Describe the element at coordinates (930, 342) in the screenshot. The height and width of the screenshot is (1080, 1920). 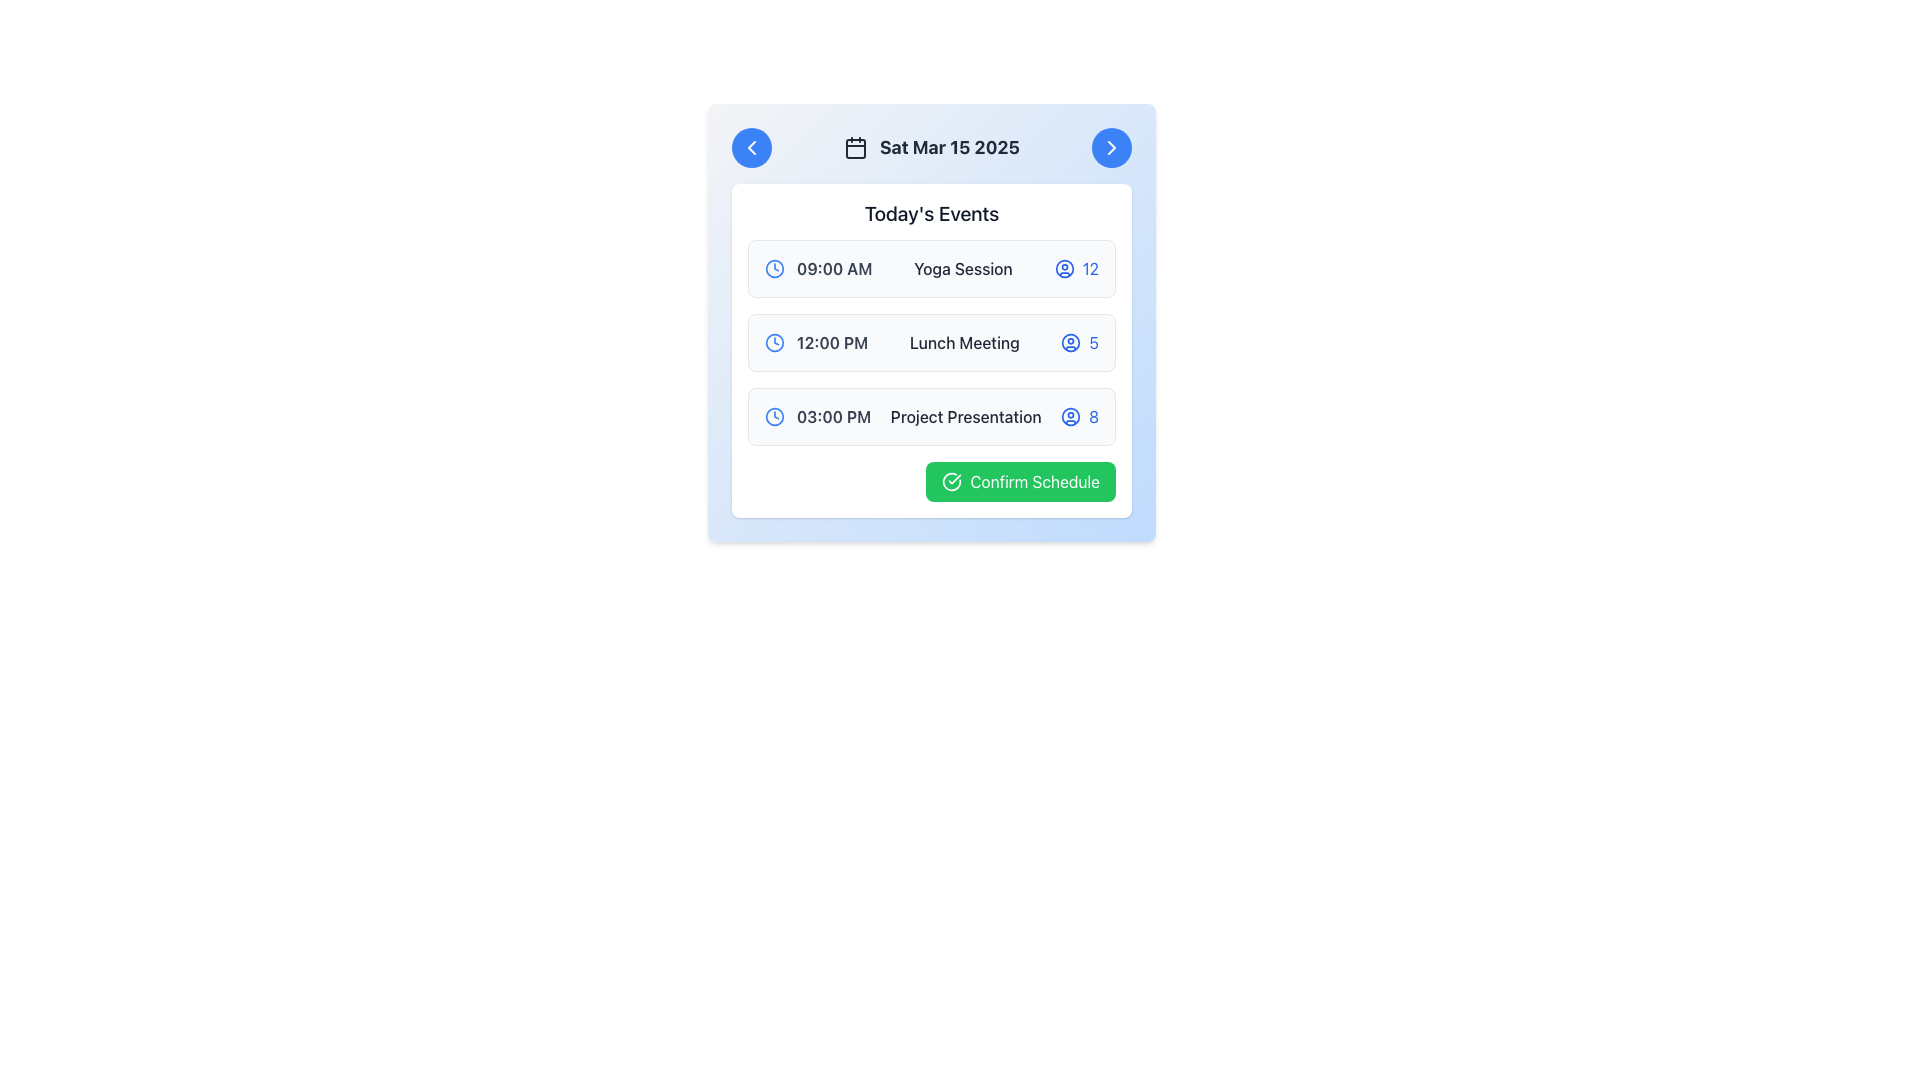
I see `the scheduled events list located at the center of the 'Today's Events' box` at that location.